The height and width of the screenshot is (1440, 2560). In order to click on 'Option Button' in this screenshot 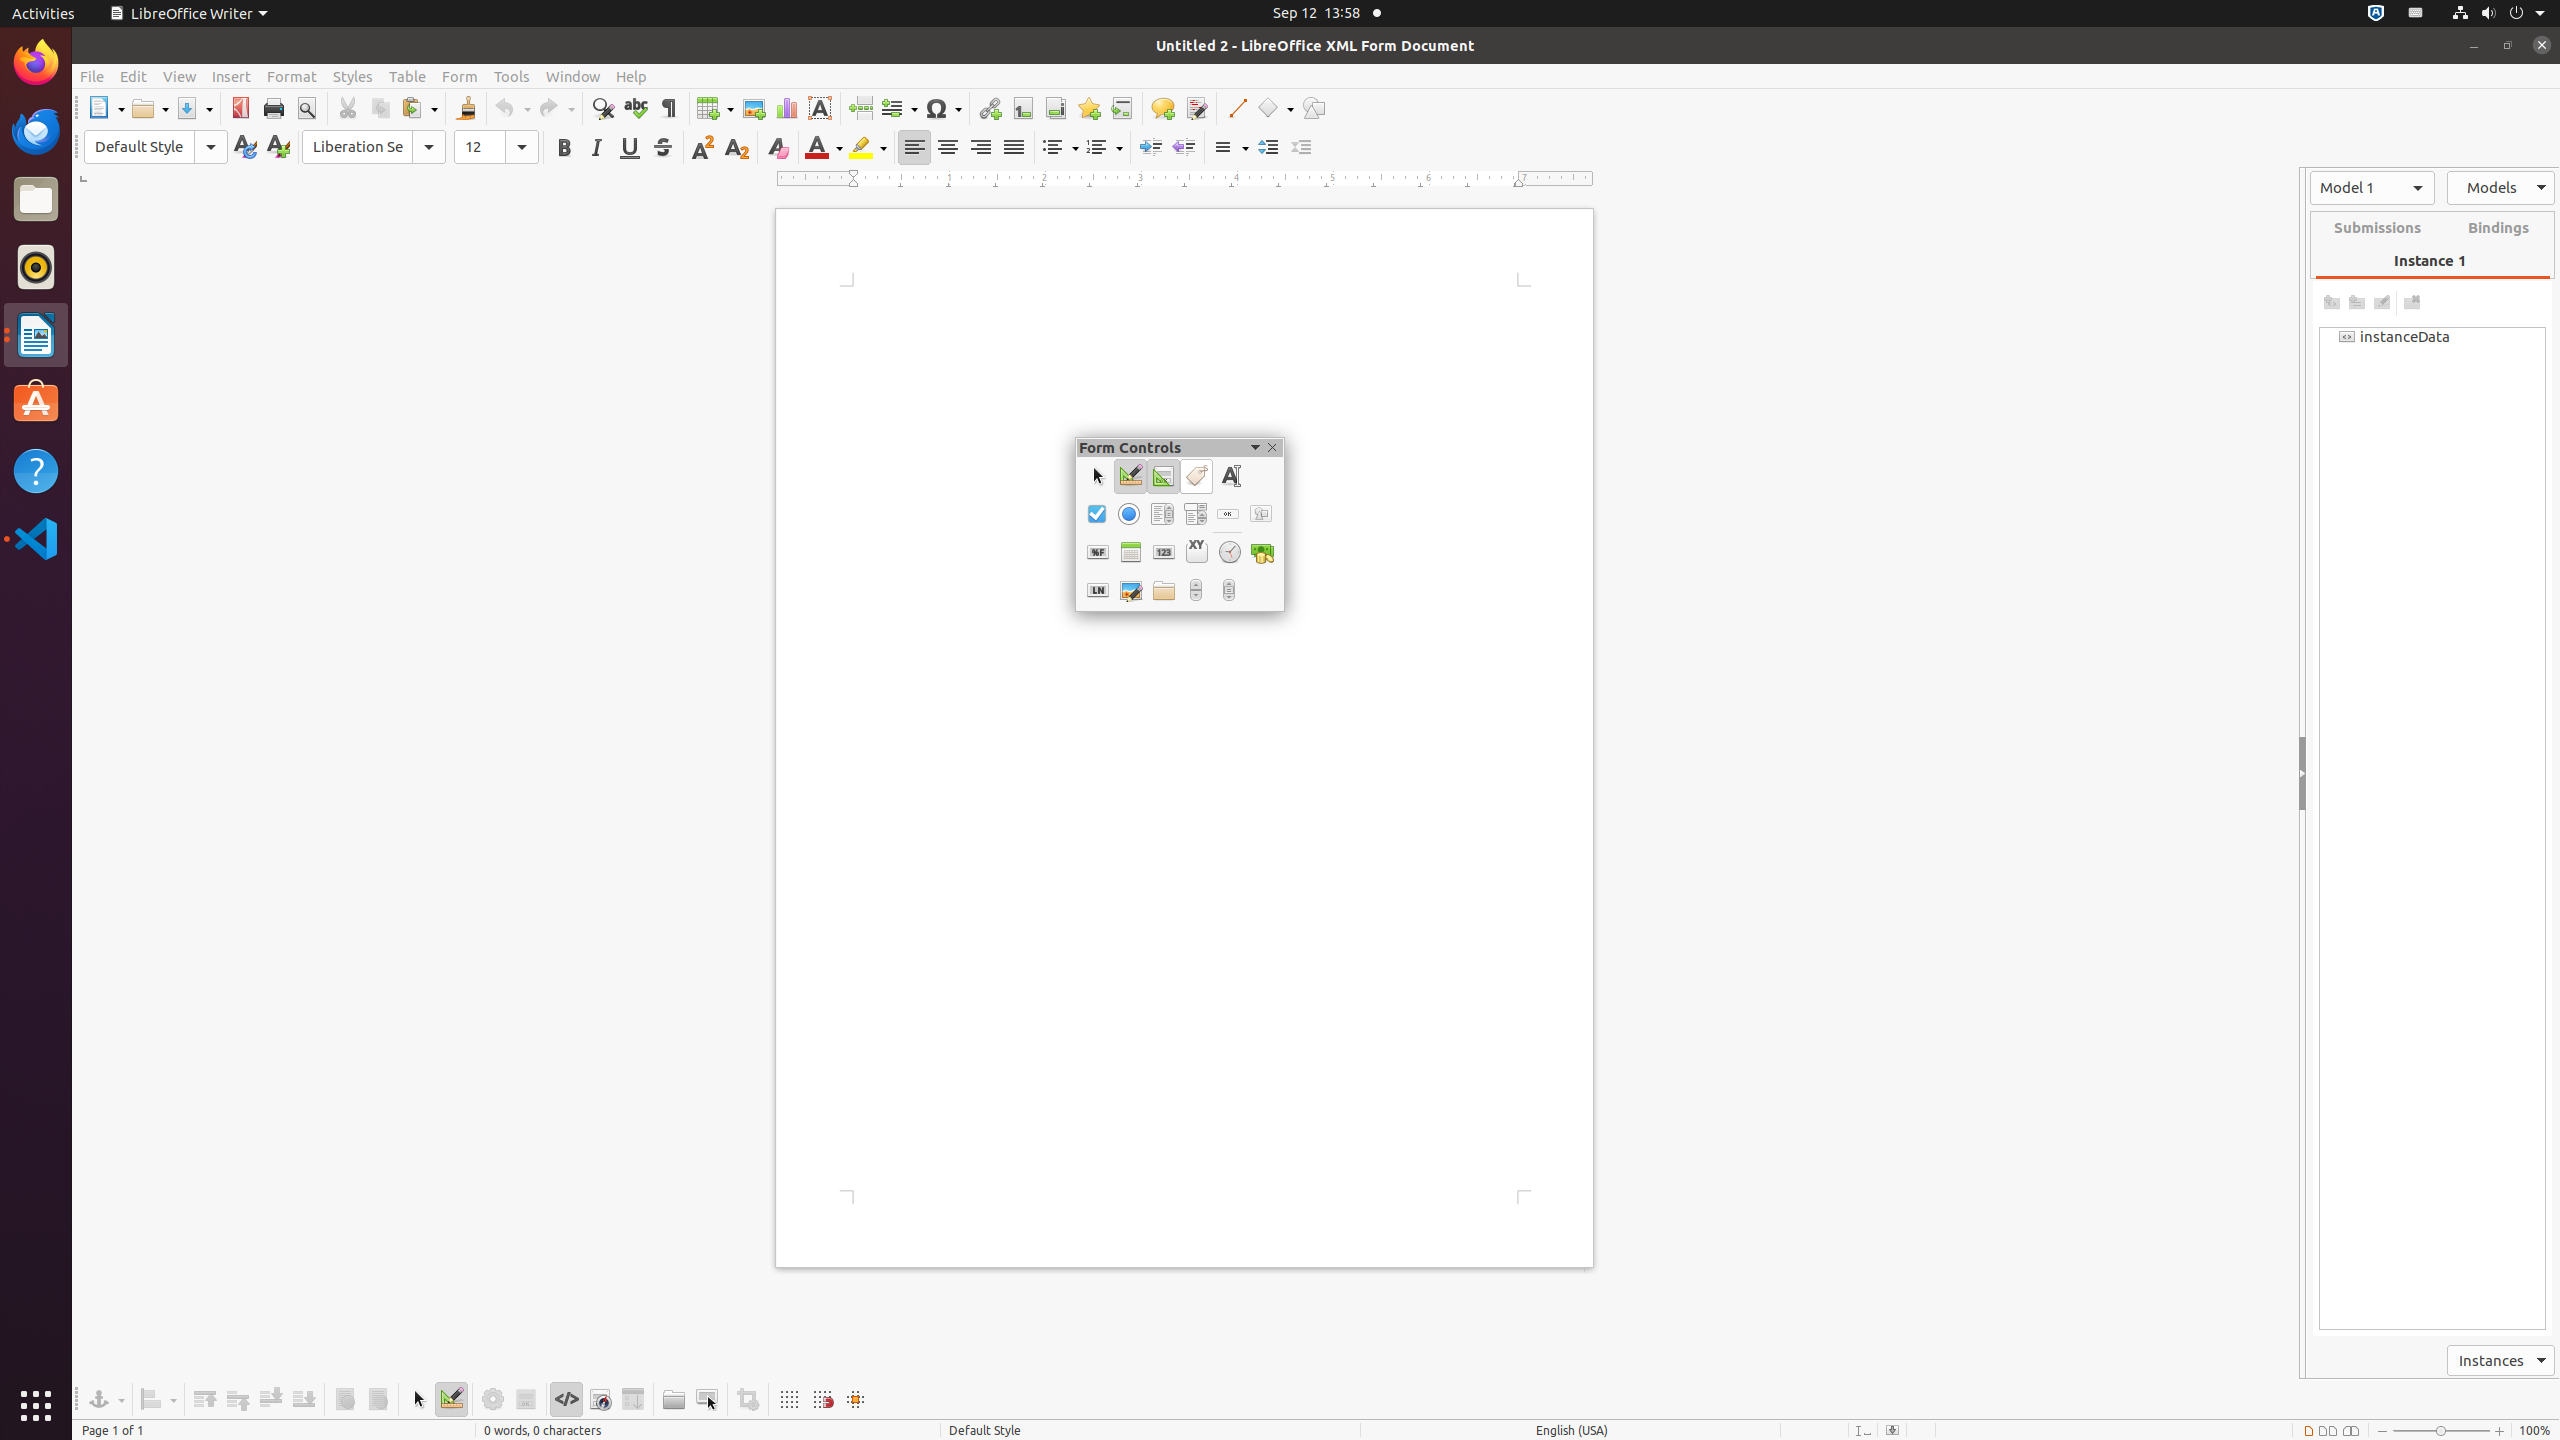, I will do `click(1128, 513)`.